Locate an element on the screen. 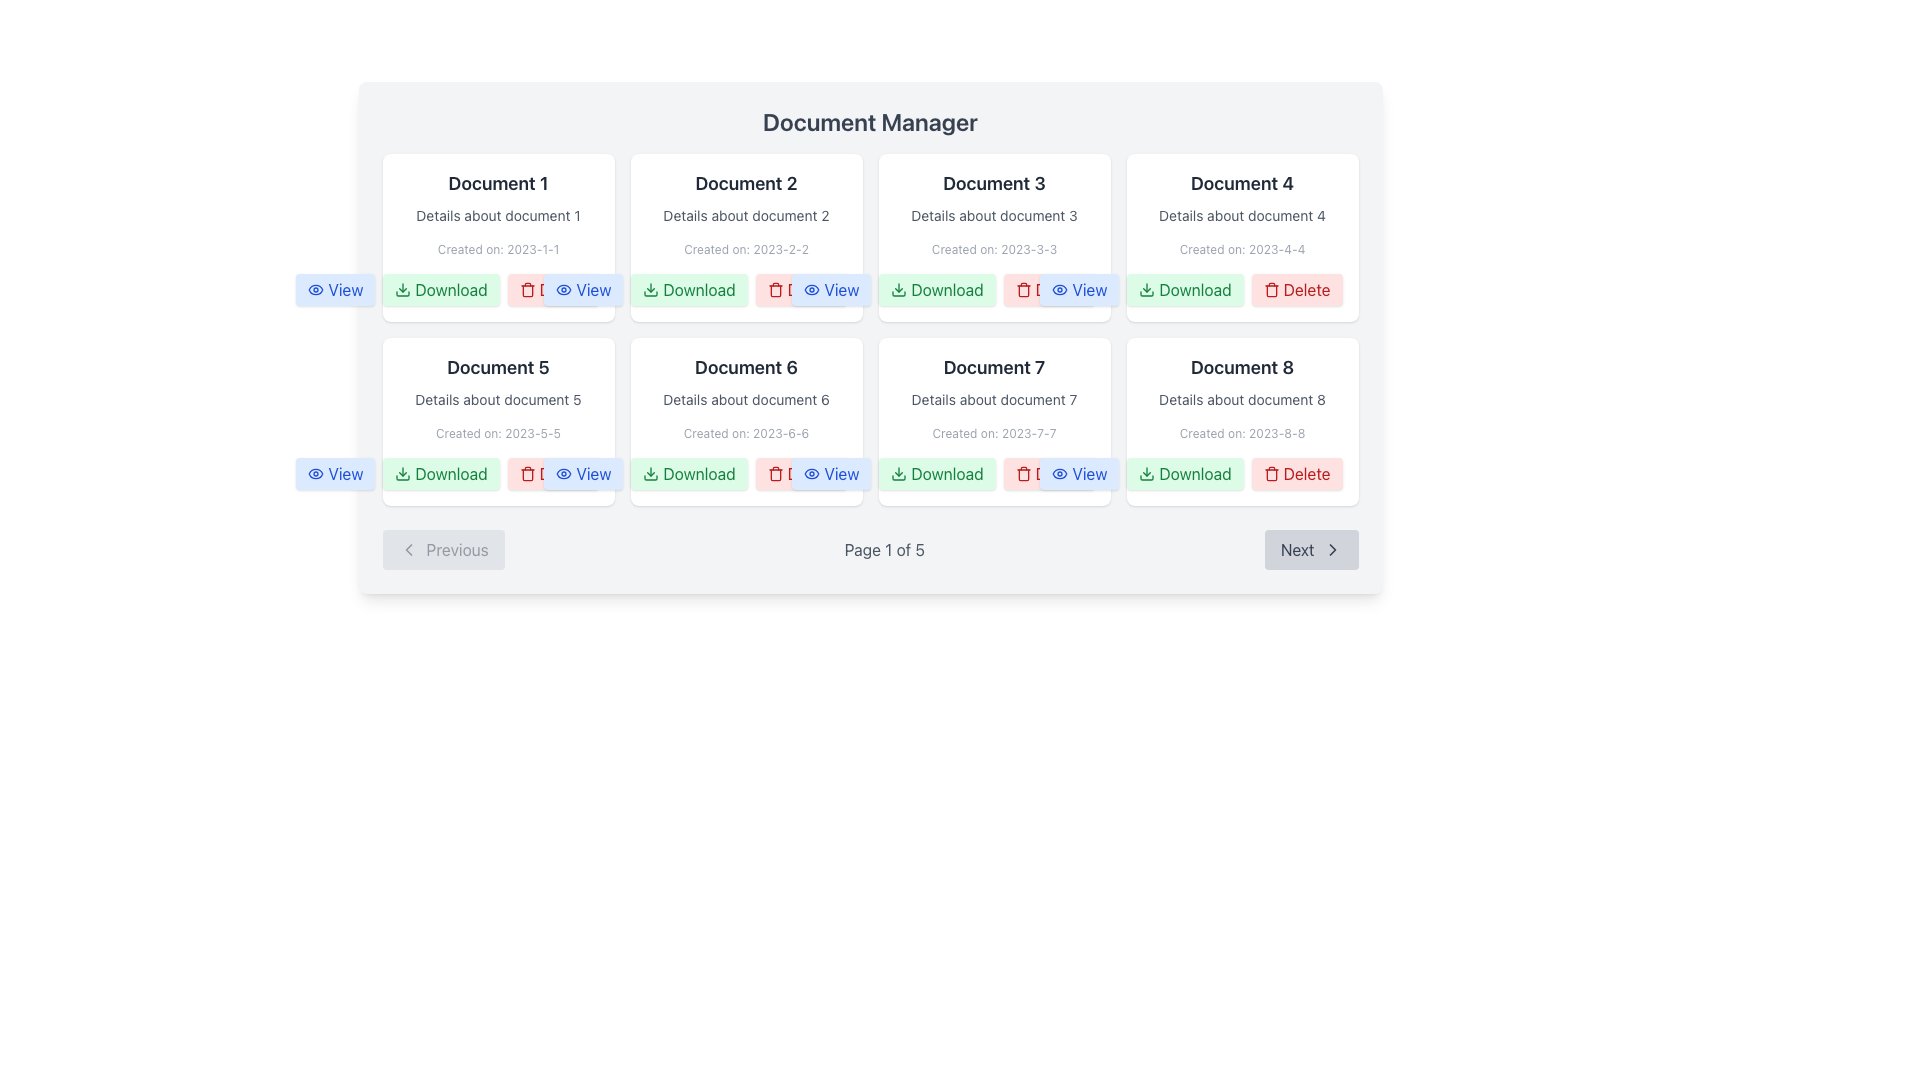 Image resolution: width=1920 pixels, height=1080 pixels. the 'View' button with an eye-shaped icon on the left, located in the sixth card of the grid is located at coordinates (831, 474).